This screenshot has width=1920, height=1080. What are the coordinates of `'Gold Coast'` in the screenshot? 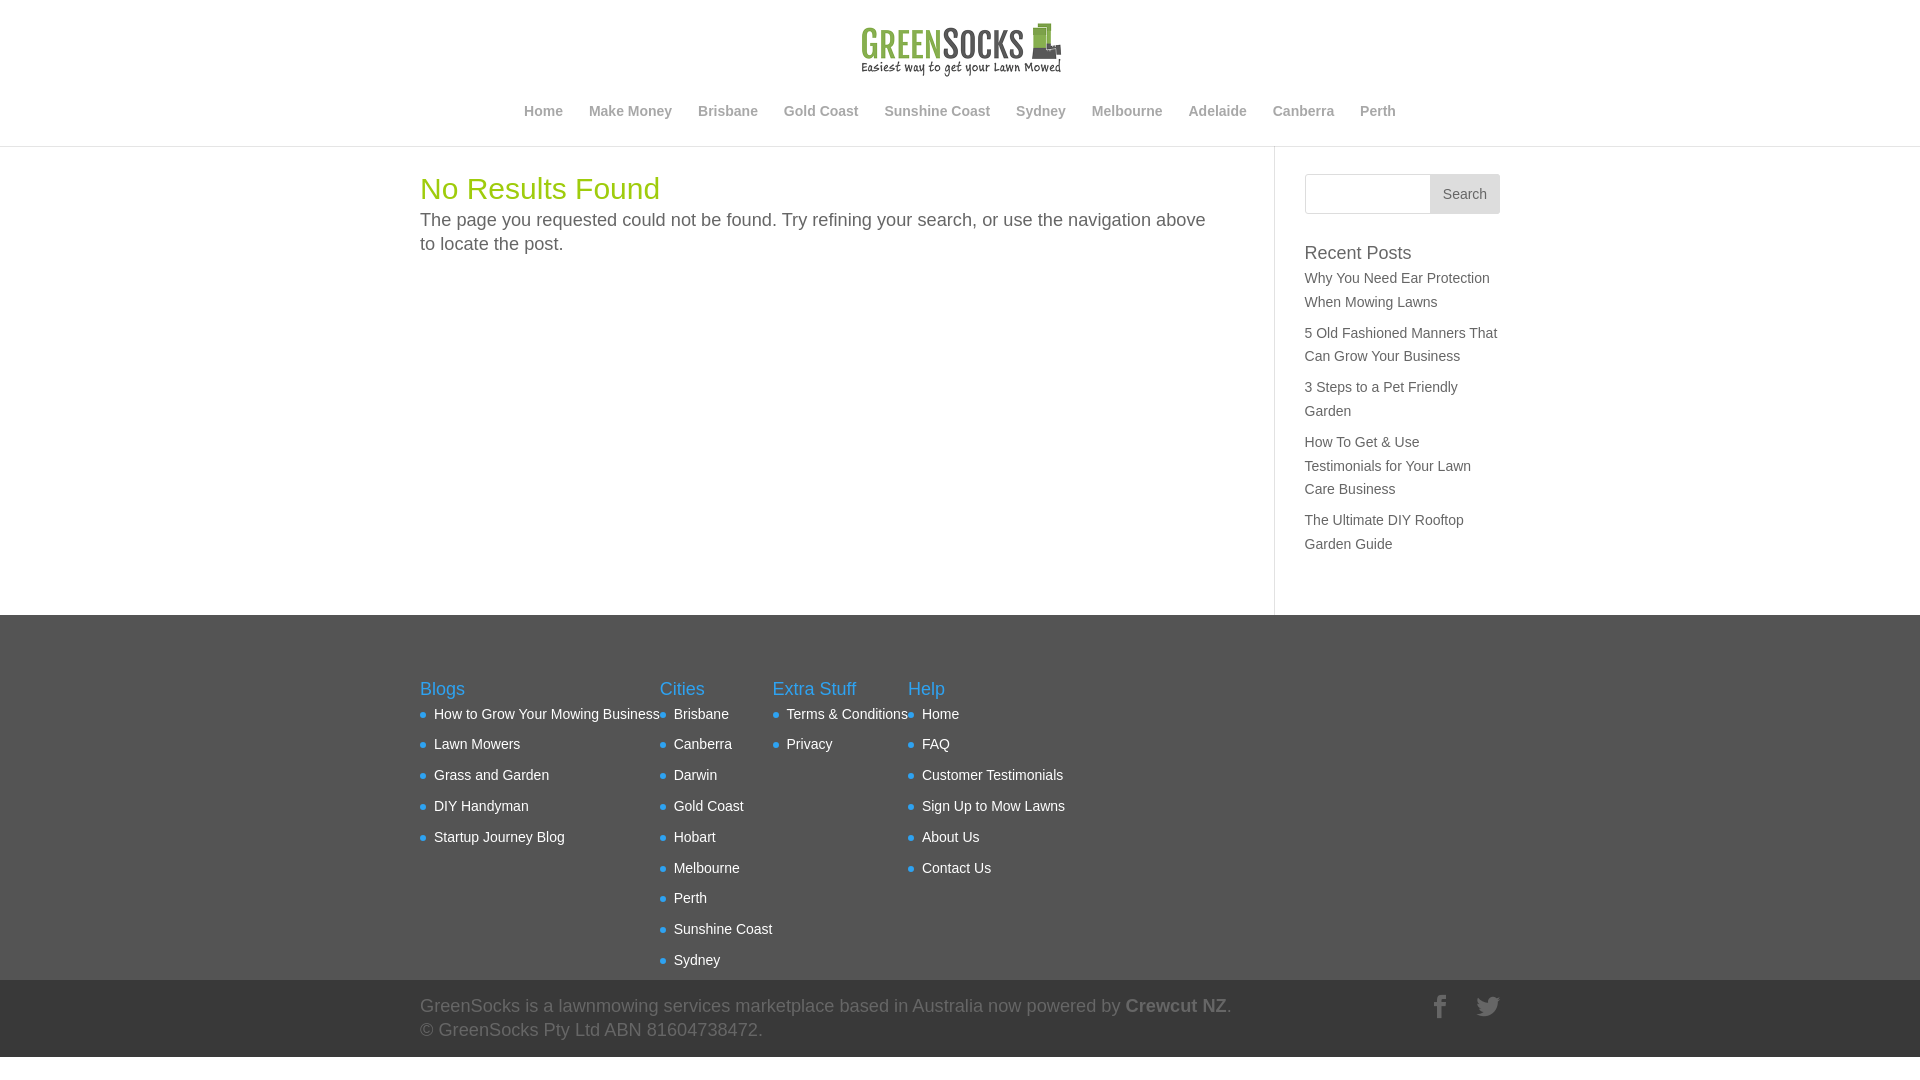 It's located at (673, 805).